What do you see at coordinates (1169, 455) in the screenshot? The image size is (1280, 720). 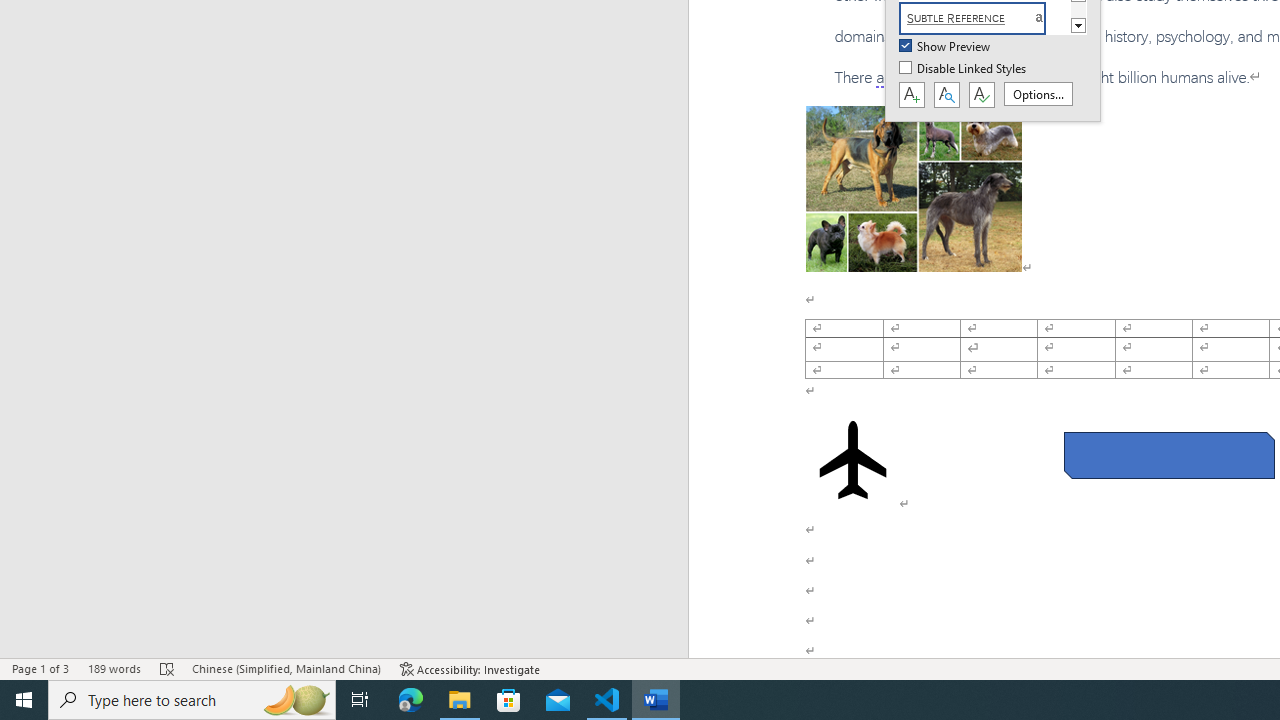 I see `'Rectangle: Diagonal Corners Snipped 2'` at bounding box center [1169, 455].